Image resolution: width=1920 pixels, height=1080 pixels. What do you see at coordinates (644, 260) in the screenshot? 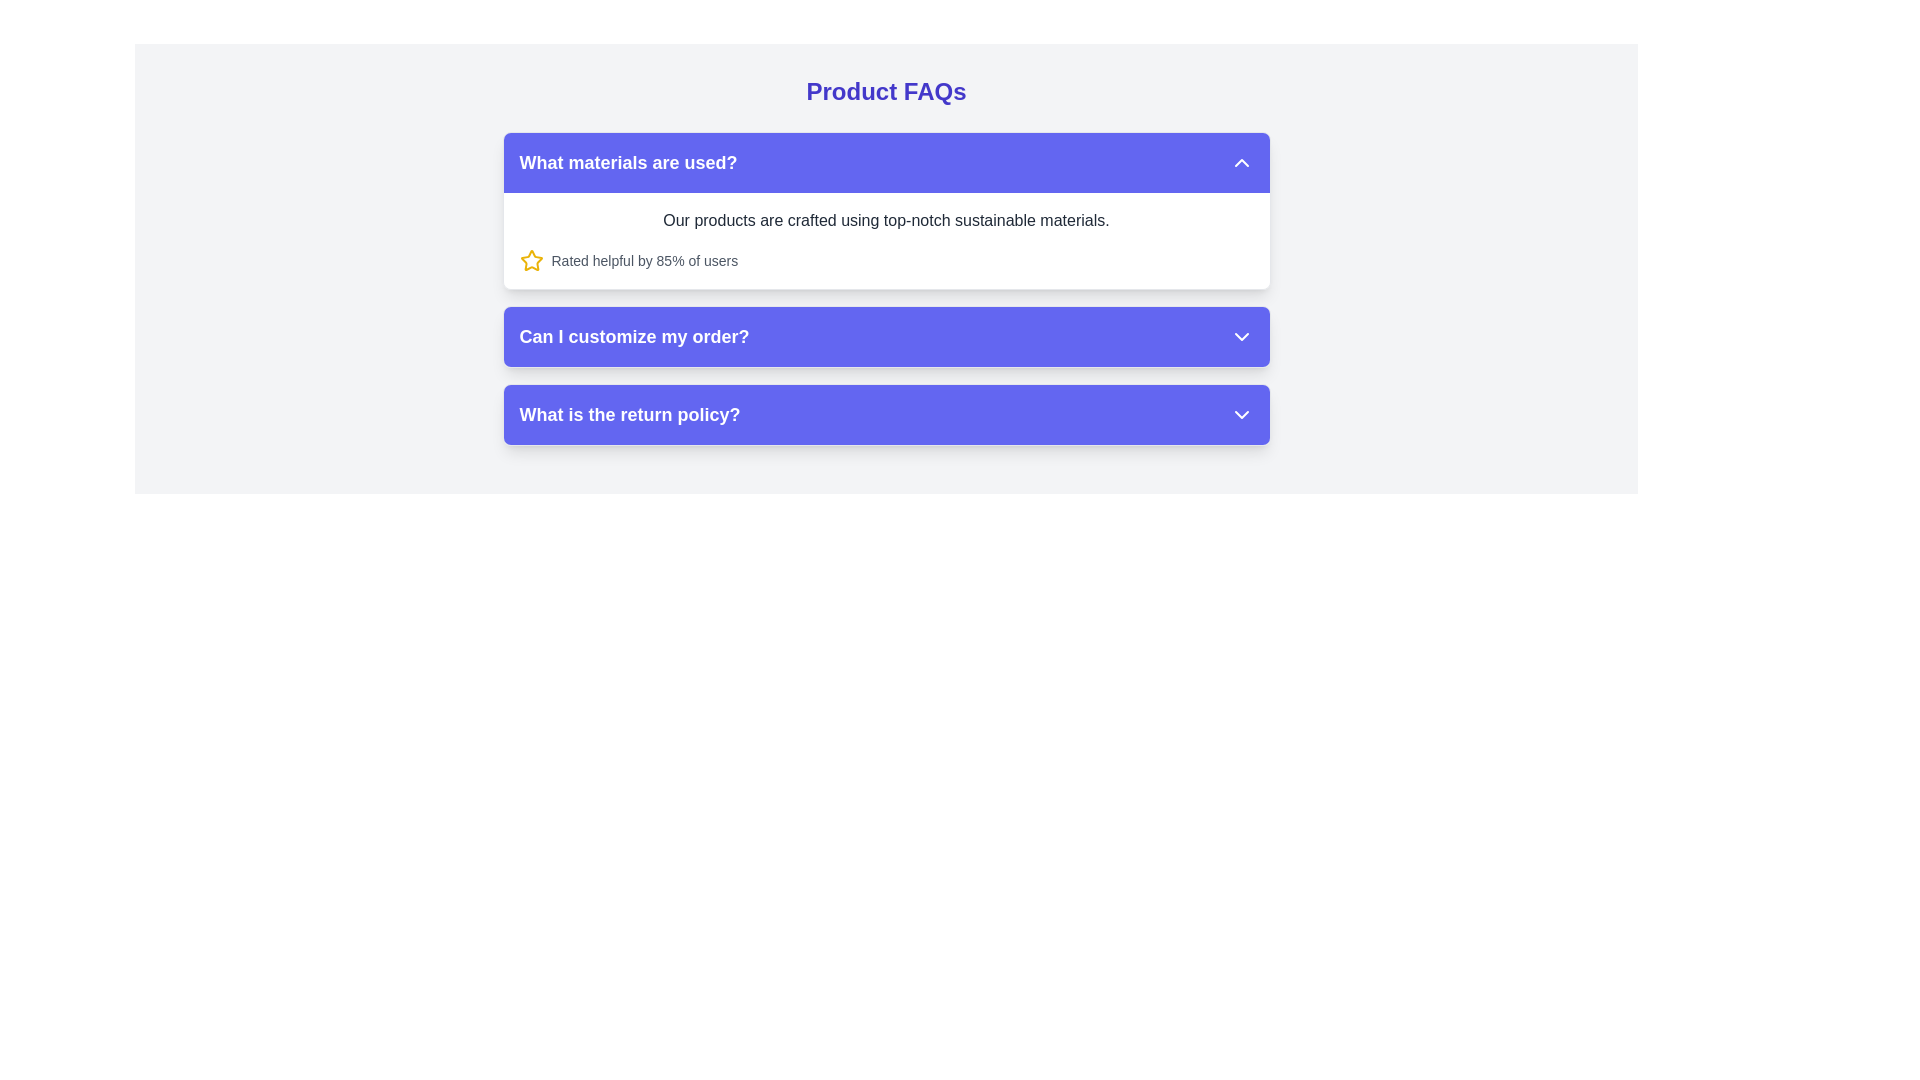
I see `the text display that reads 'Rated helpful by 85% of users', which is styled in a small gray font and positioned next to a star icon, located beneath the question 'What materials are used?'` at bounding box center [644, 260].